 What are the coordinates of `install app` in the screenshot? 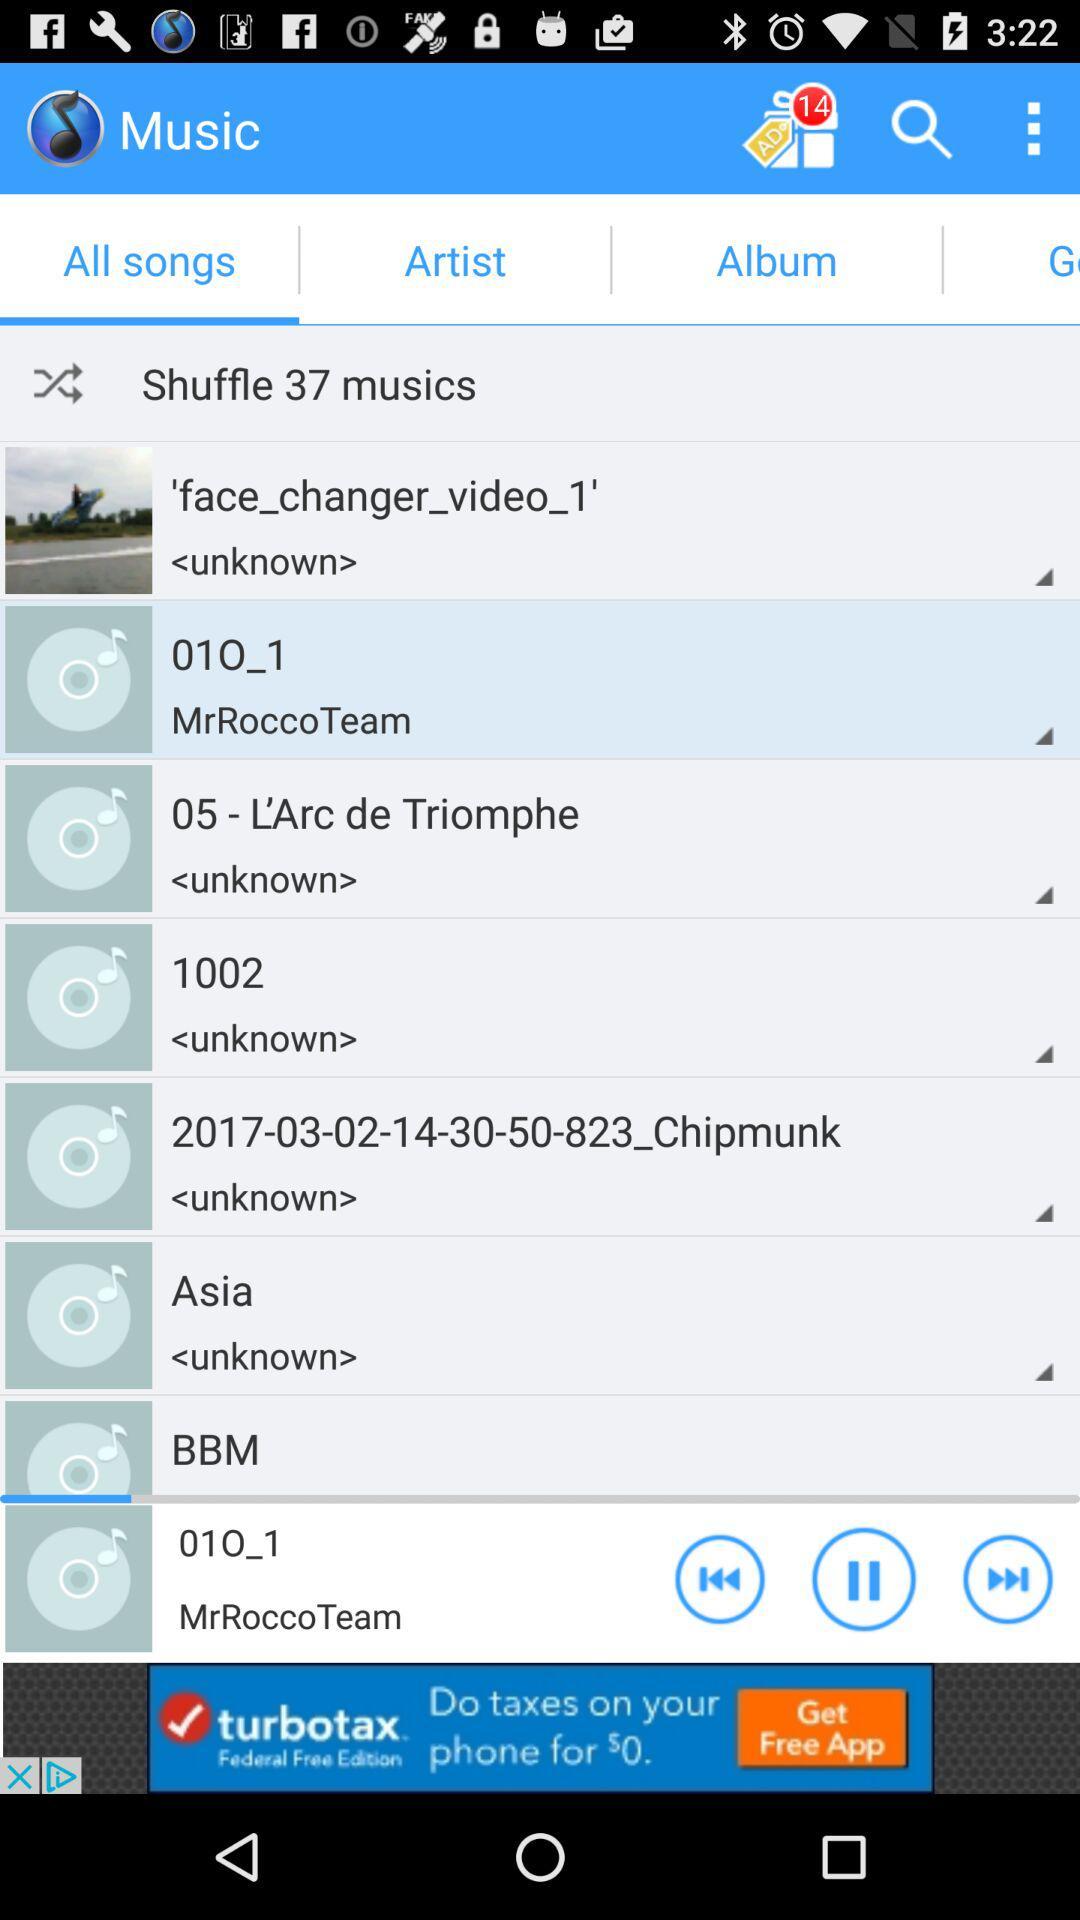 It's located at (540, 1727).